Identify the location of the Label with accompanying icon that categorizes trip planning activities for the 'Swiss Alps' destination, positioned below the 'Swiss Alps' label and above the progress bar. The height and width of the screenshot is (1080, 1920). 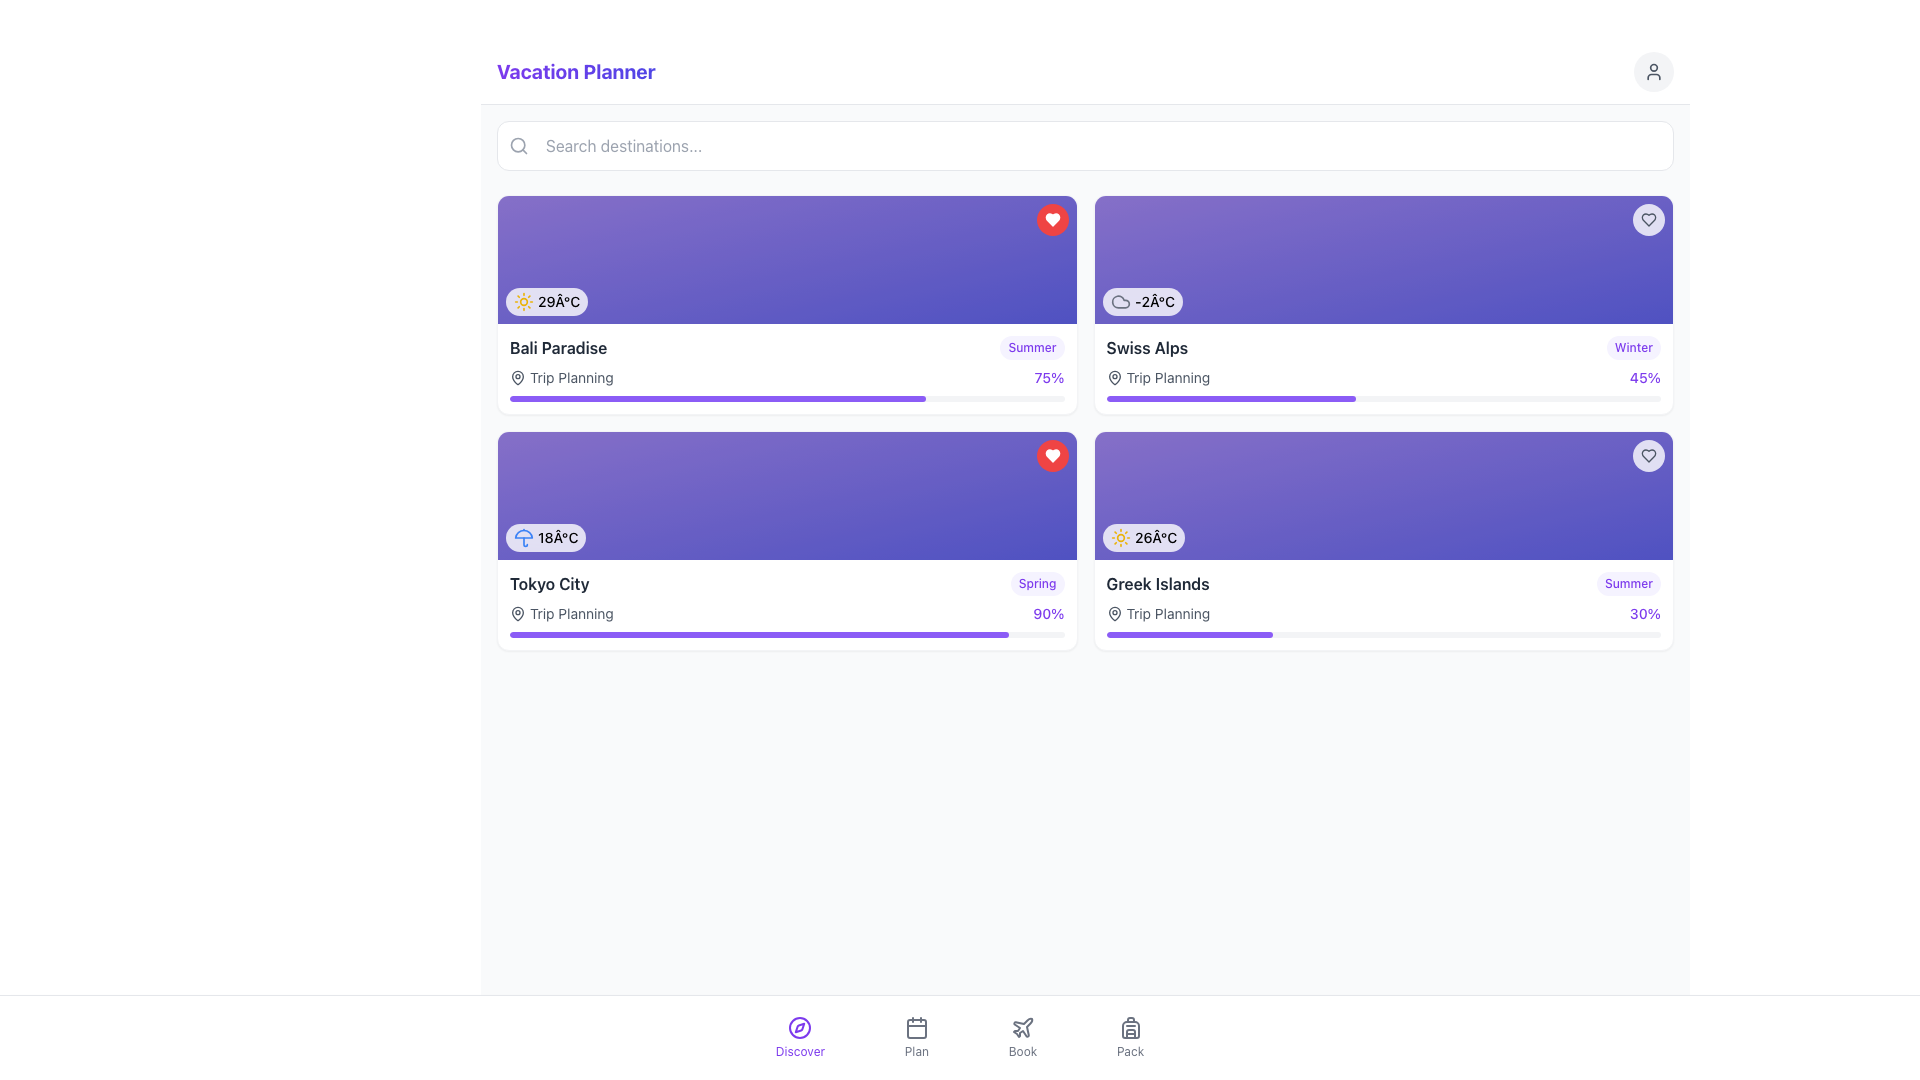
(1158, 378).